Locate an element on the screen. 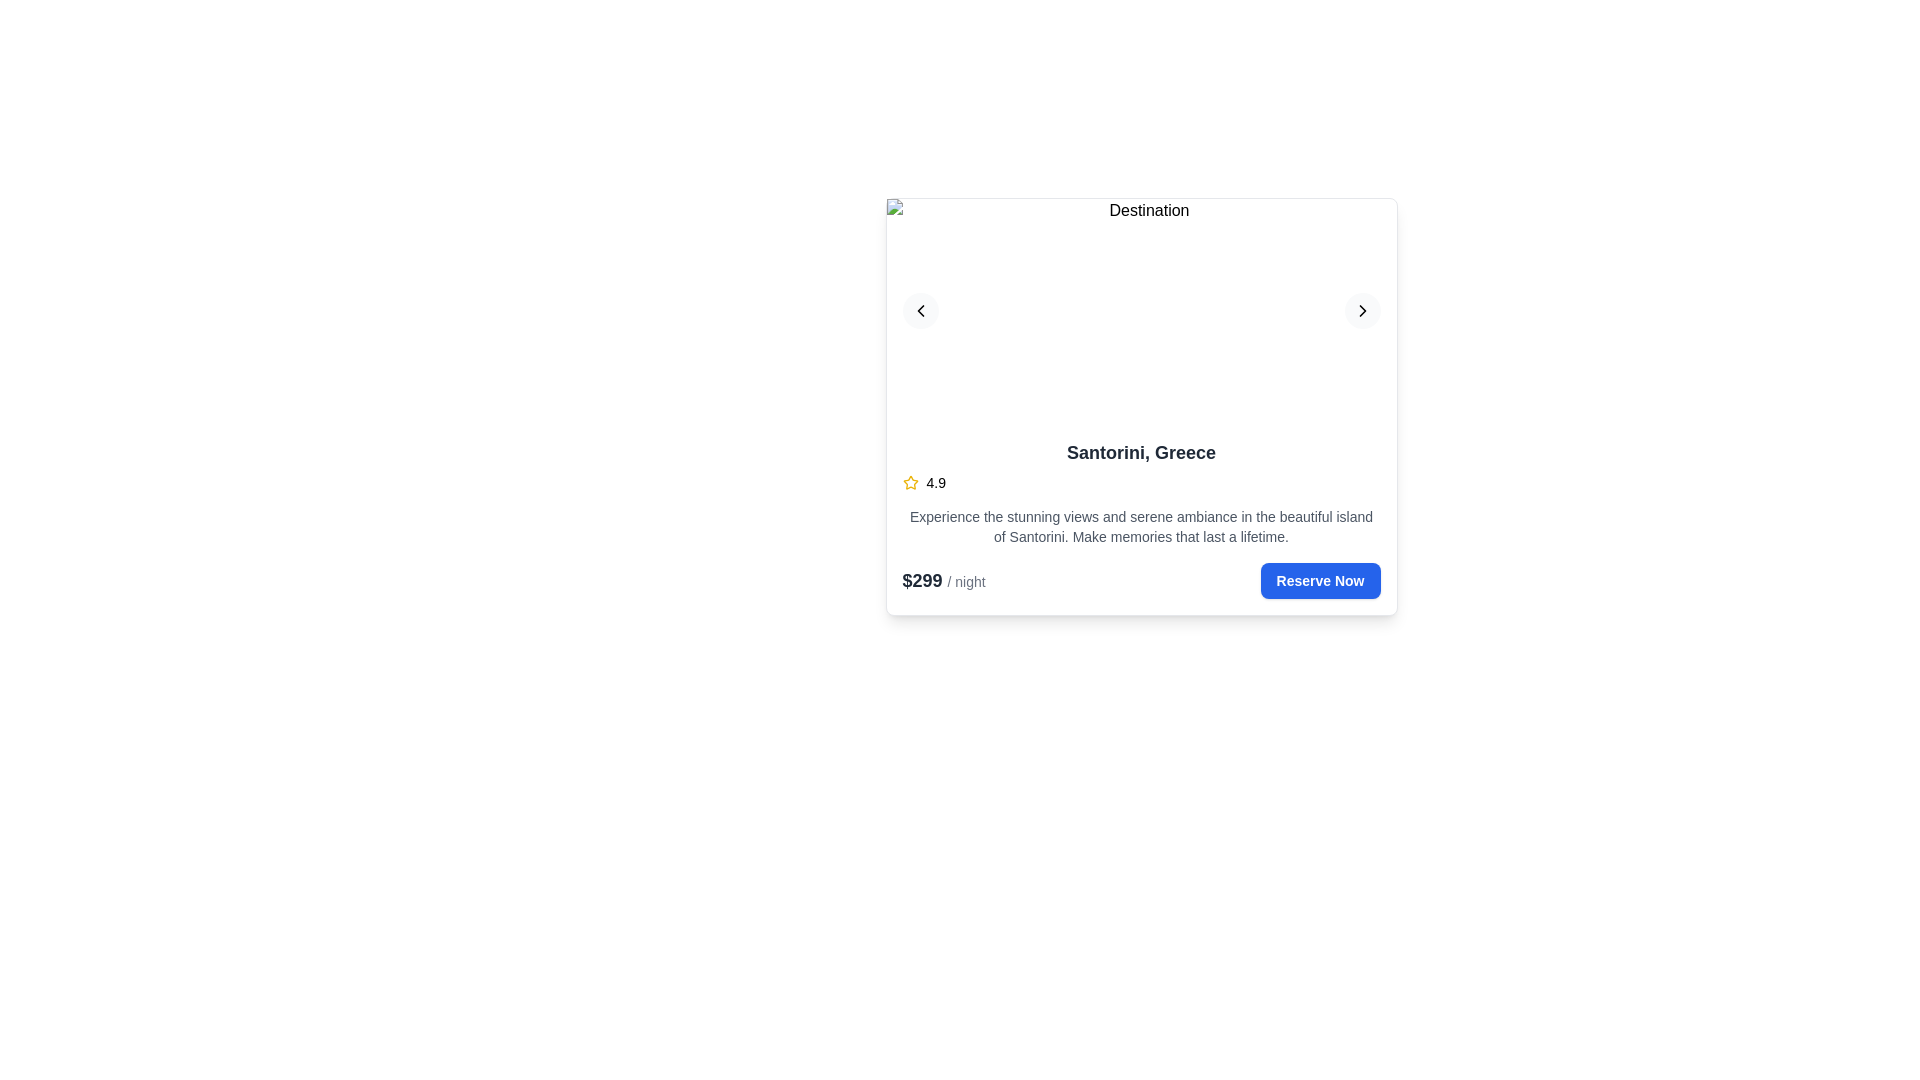 This screenshot has height=1080, width=1920. the price value display element located in the pricing section of the main content block is located at coordinates (924, 581).